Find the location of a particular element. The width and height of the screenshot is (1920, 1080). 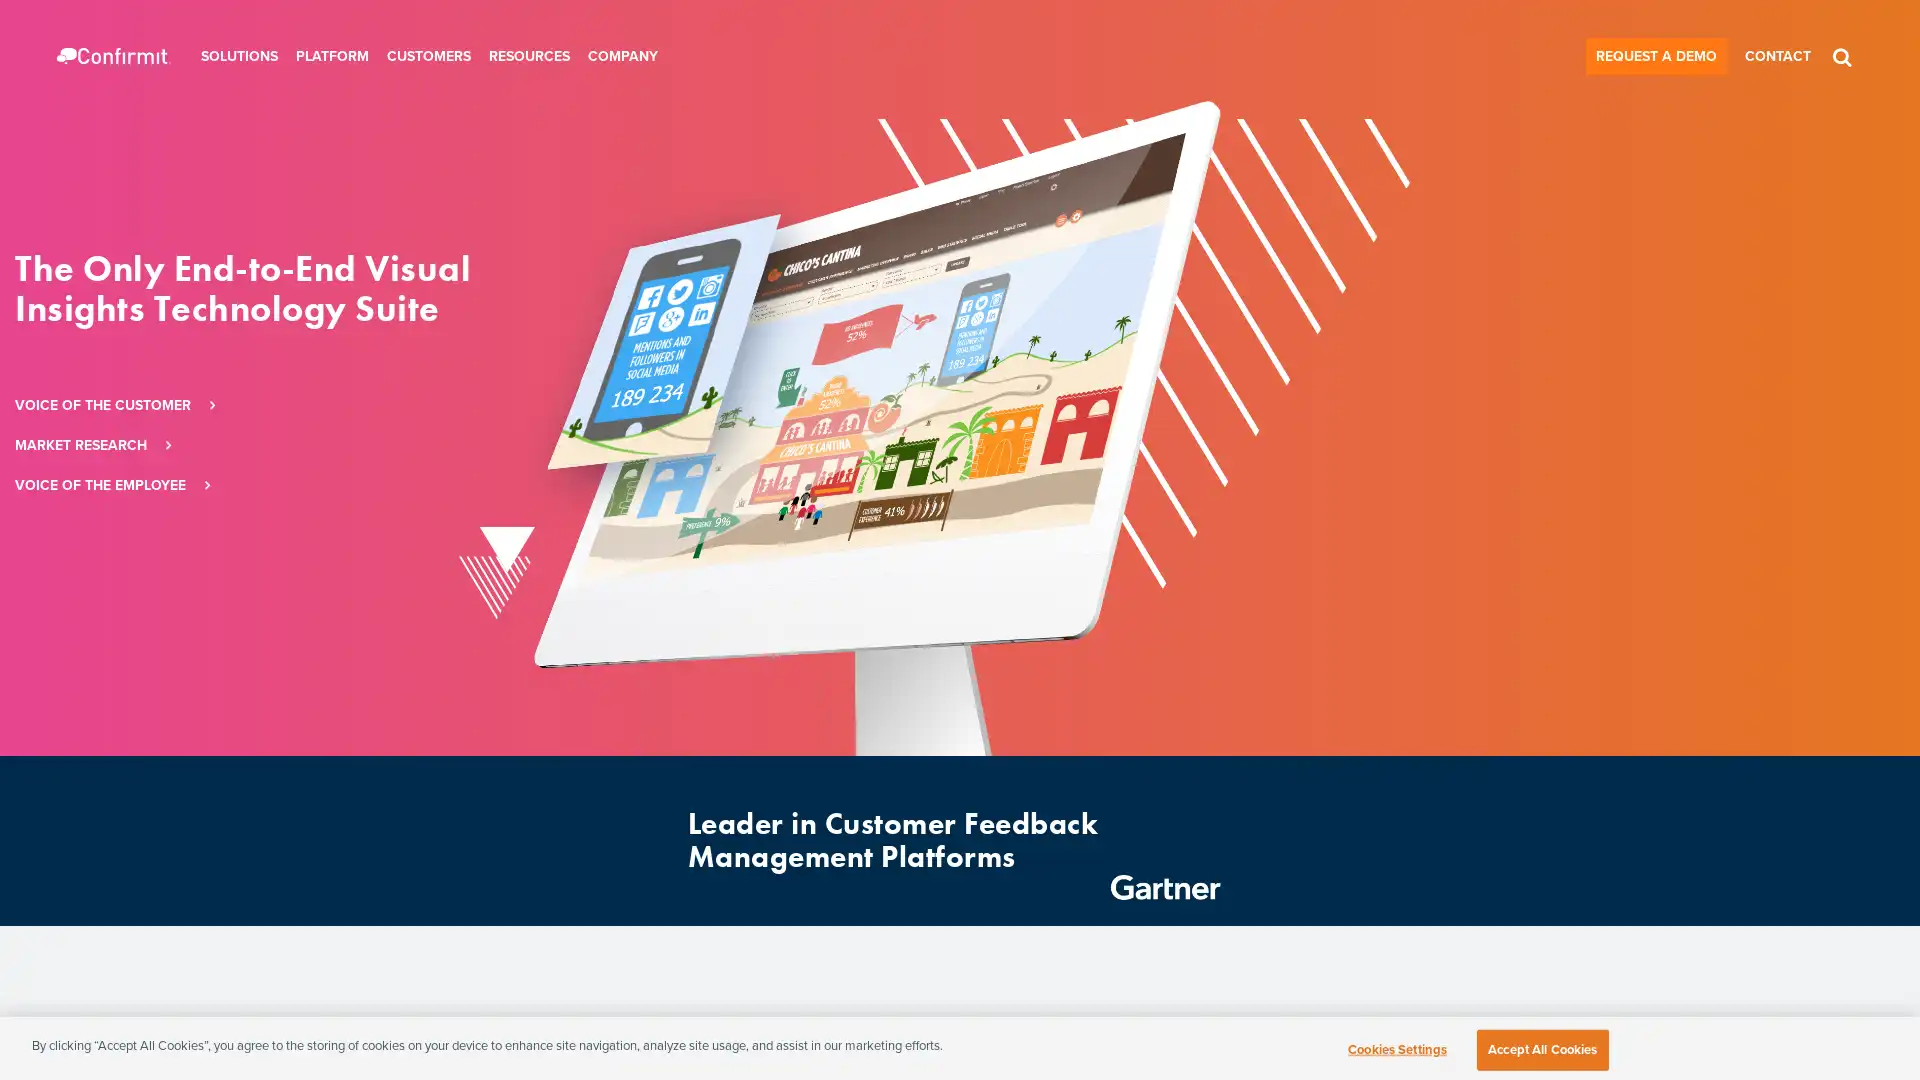

VOICE OF THE CUSTOMER is located at coordinates (492, 405).